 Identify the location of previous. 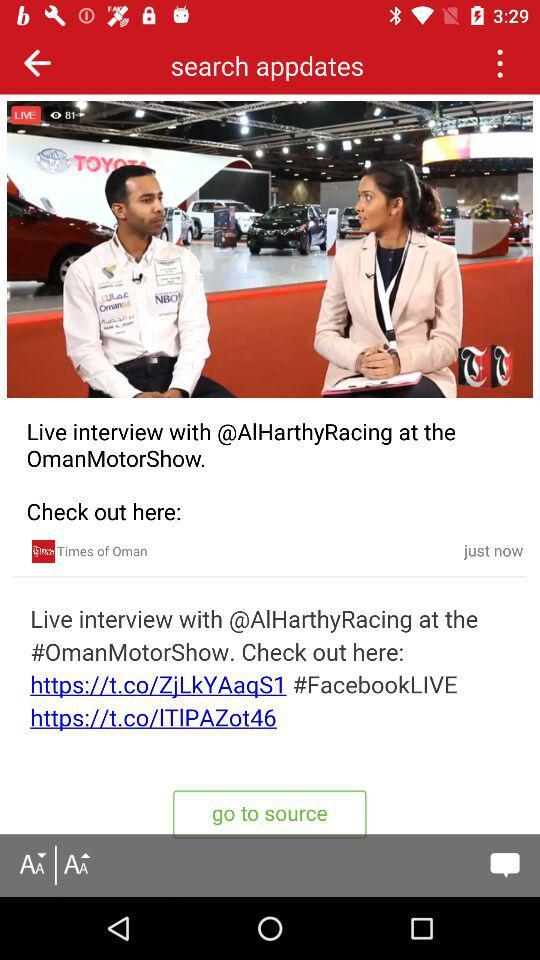
(498, 62).